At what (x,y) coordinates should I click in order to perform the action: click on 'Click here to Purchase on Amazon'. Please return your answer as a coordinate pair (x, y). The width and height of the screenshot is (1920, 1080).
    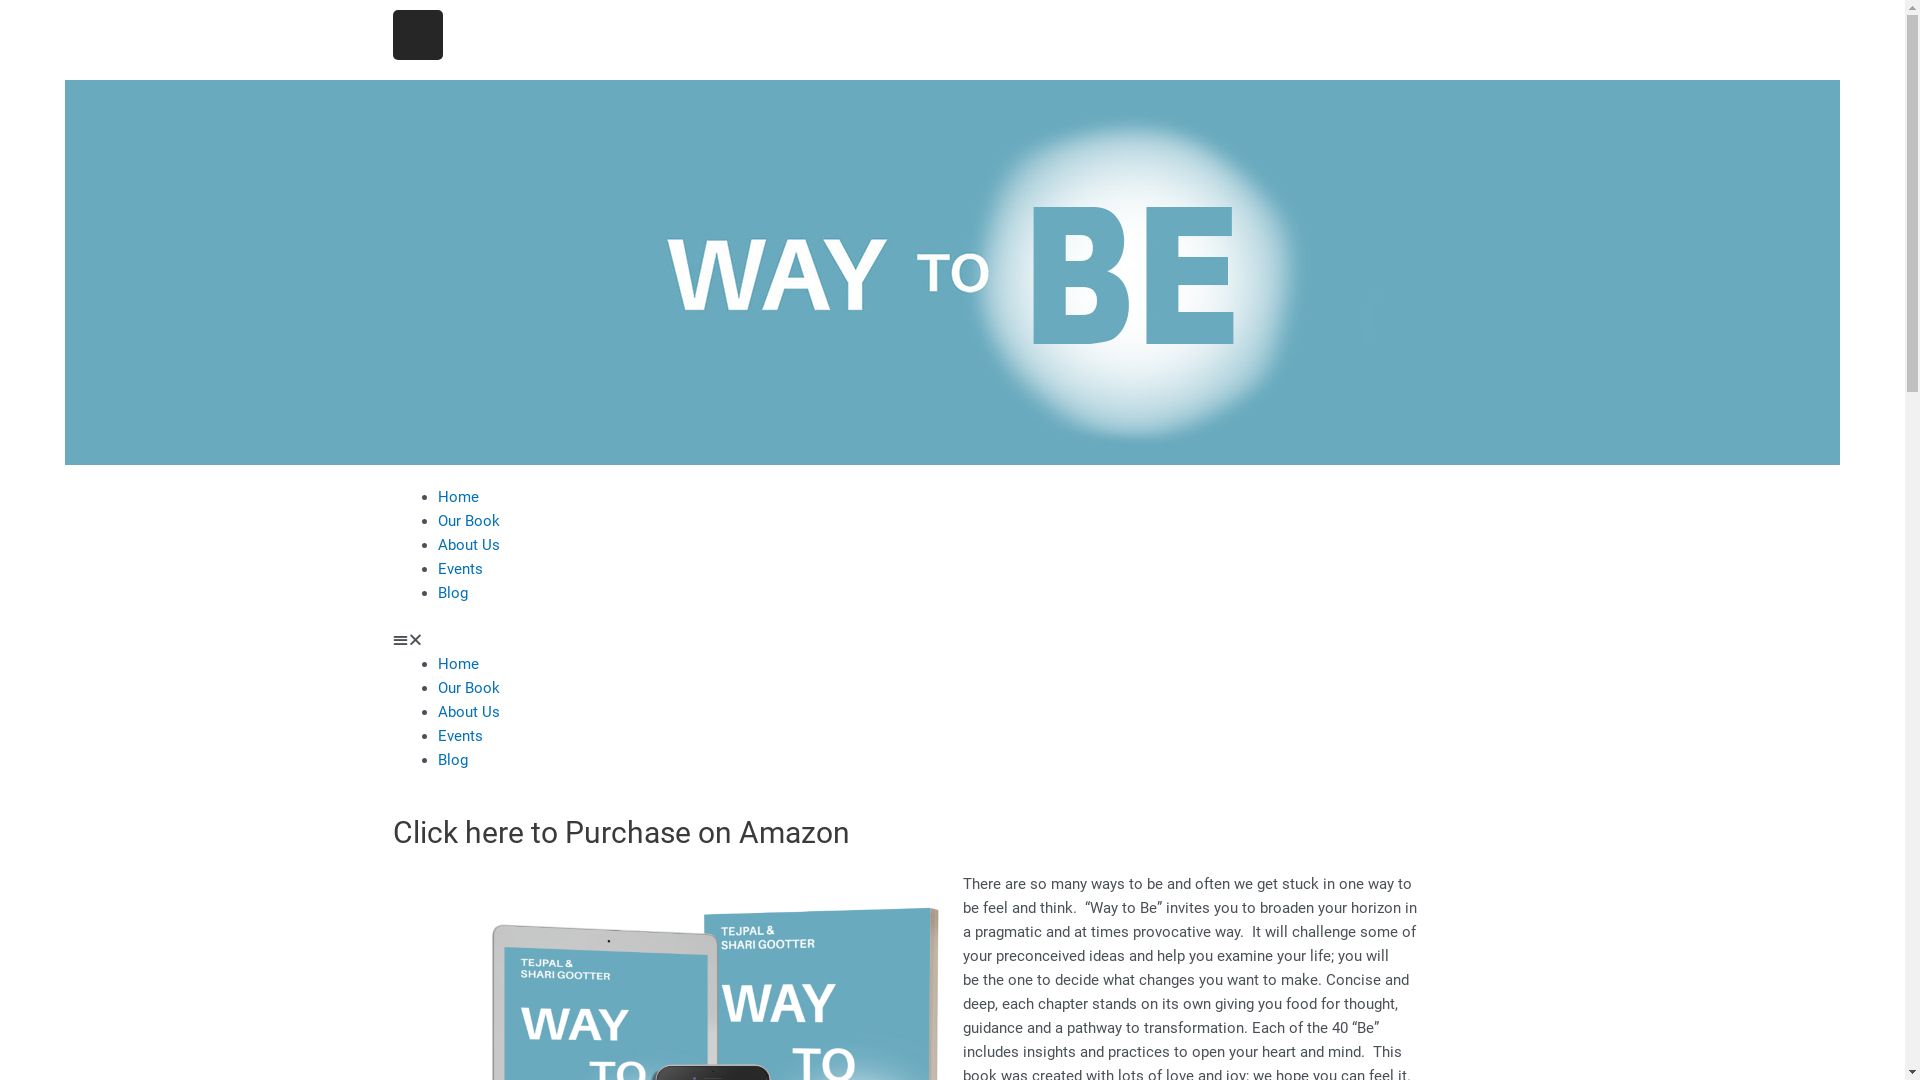
    Looking at the image, I should click on (619, 832).